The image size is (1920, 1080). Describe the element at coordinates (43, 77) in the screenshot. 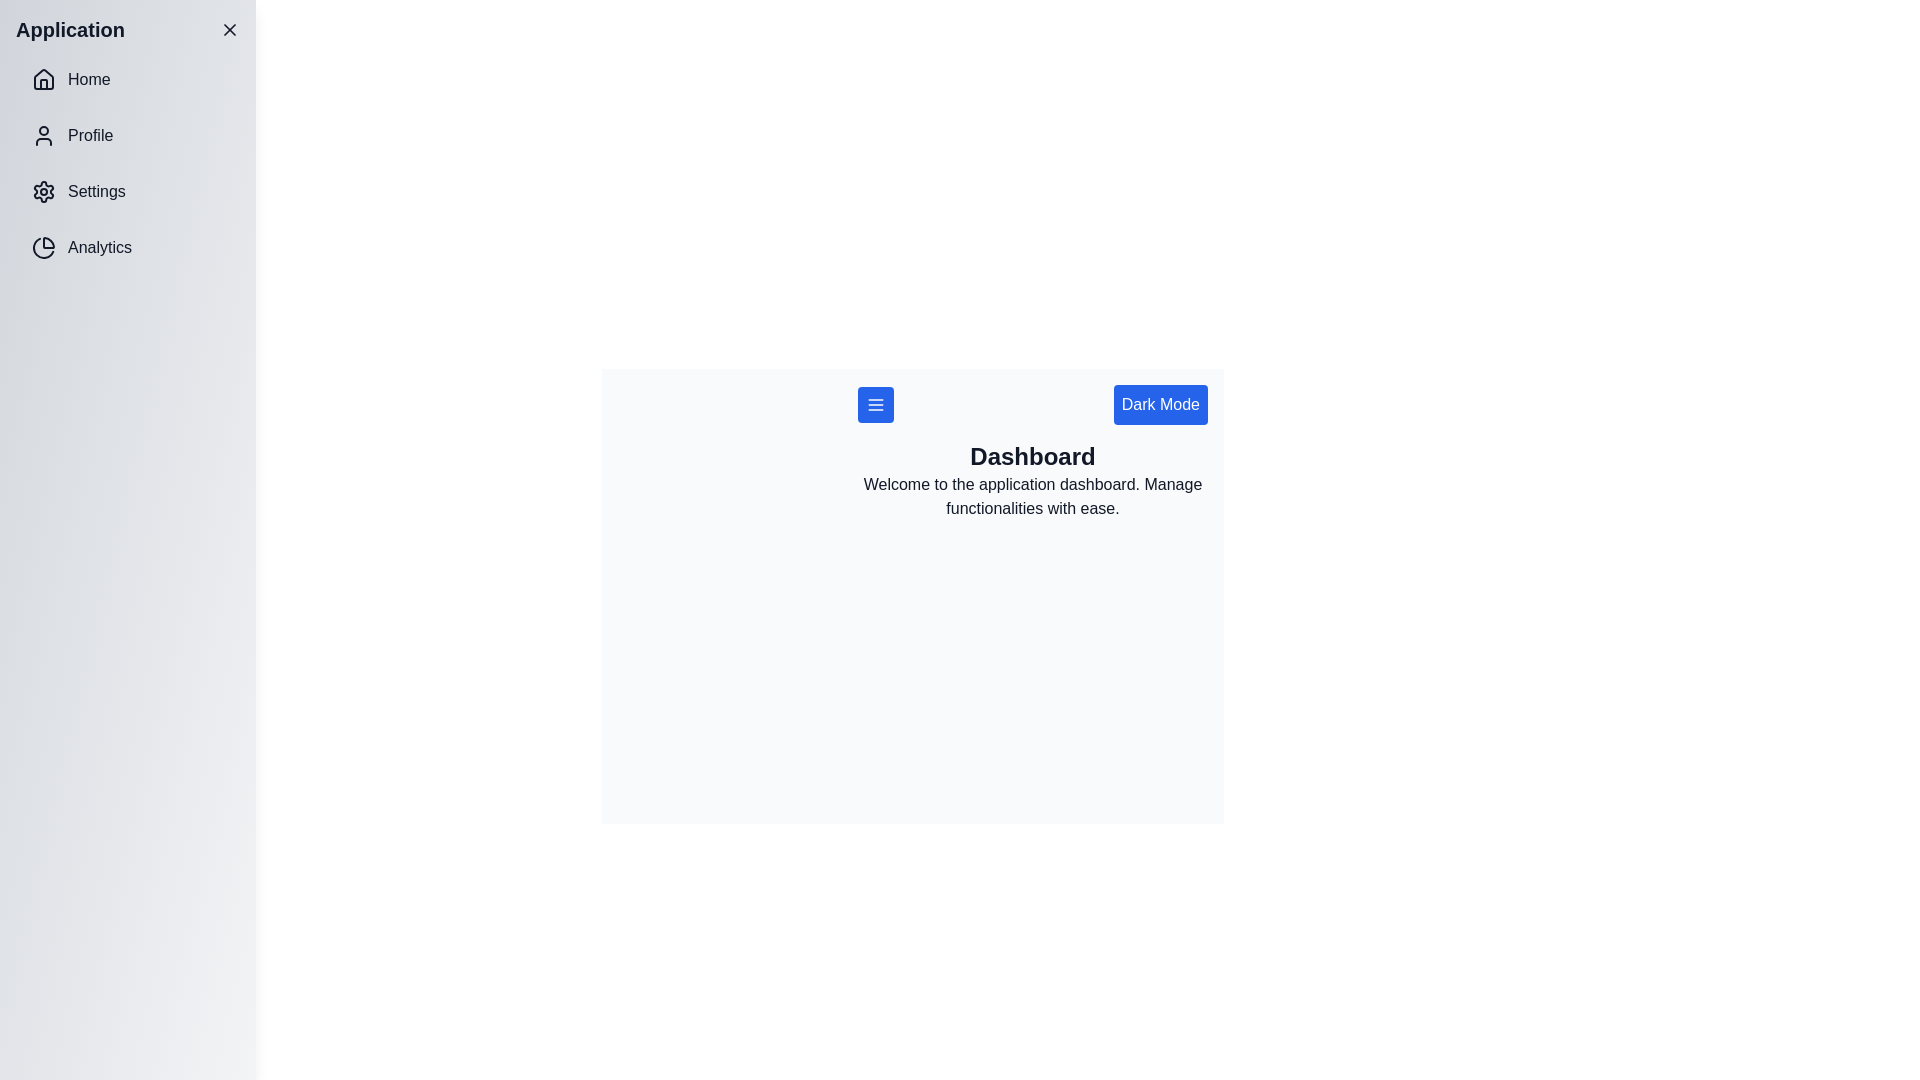

I see `the 'Home' icon in the left navigation panel` at that location.